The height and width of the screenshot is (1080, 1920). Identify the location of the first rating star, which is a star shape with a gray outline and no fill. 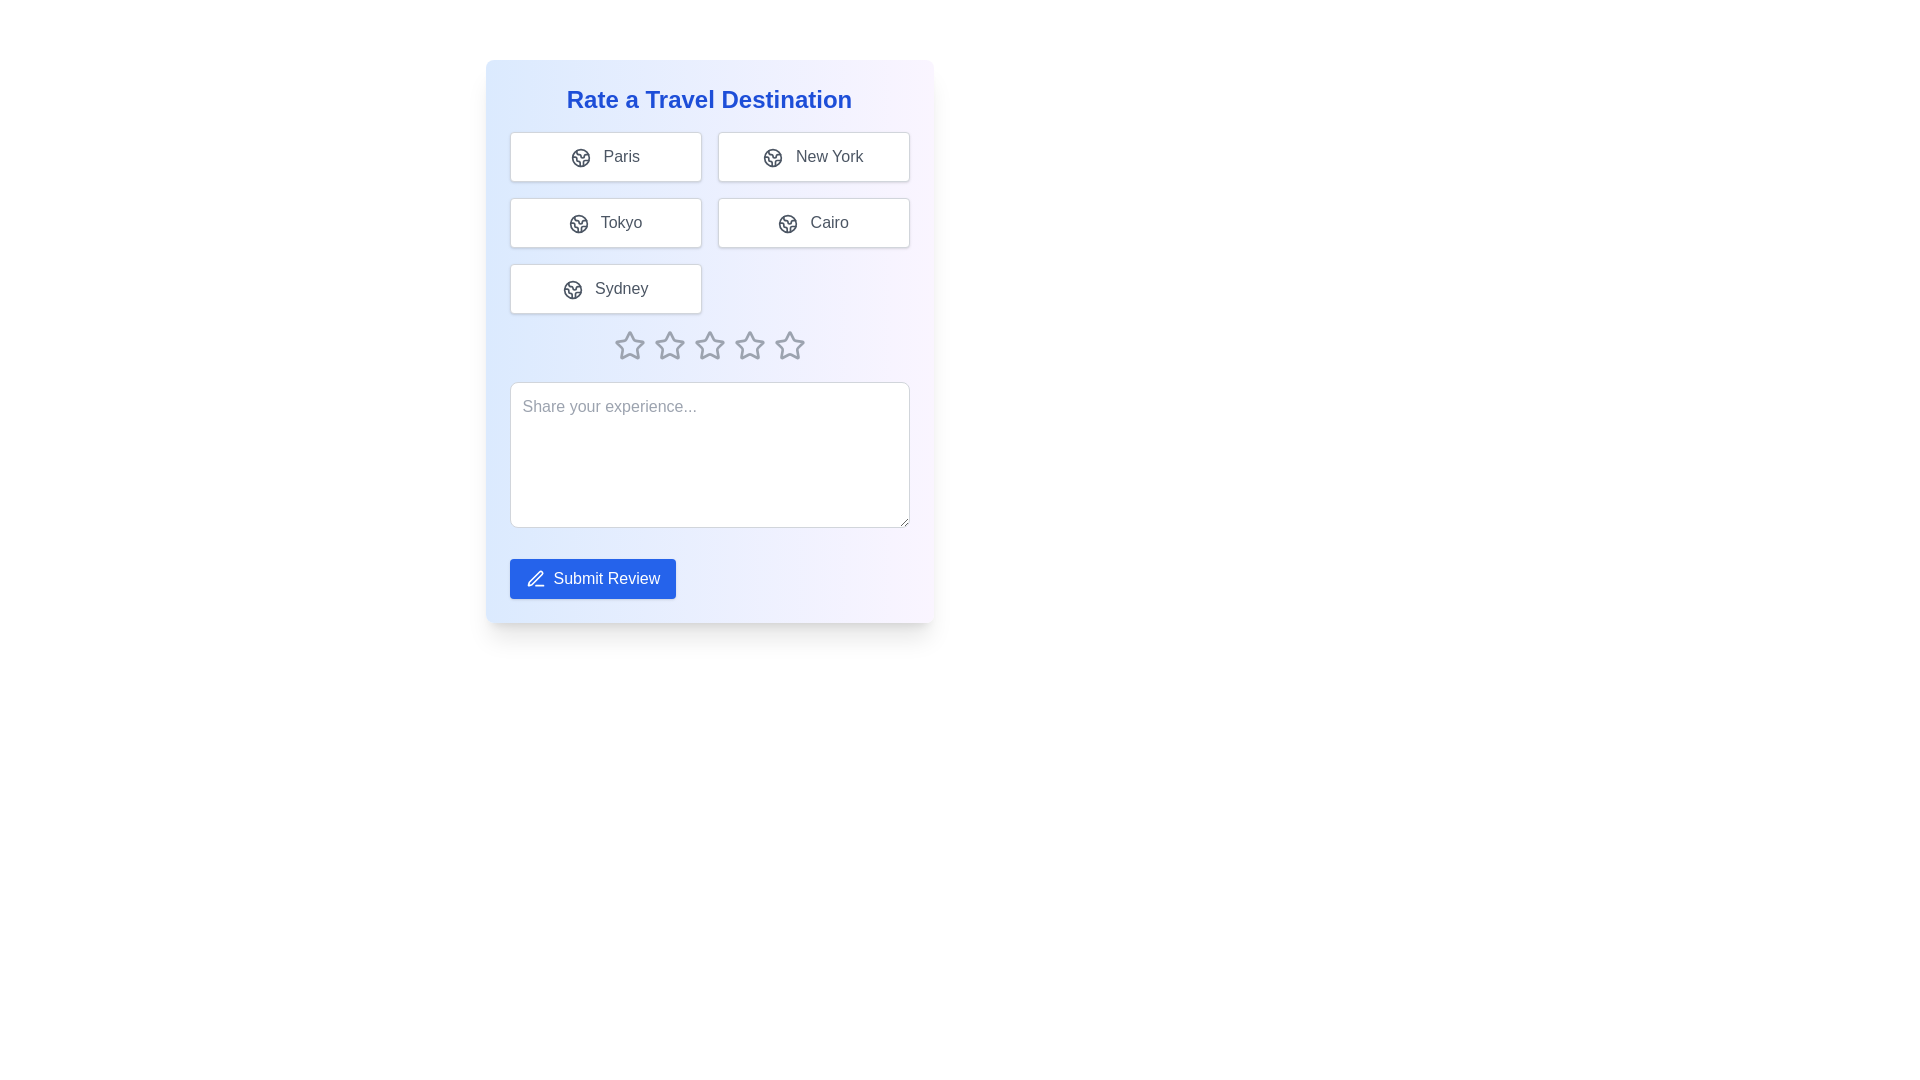
(628, 344).